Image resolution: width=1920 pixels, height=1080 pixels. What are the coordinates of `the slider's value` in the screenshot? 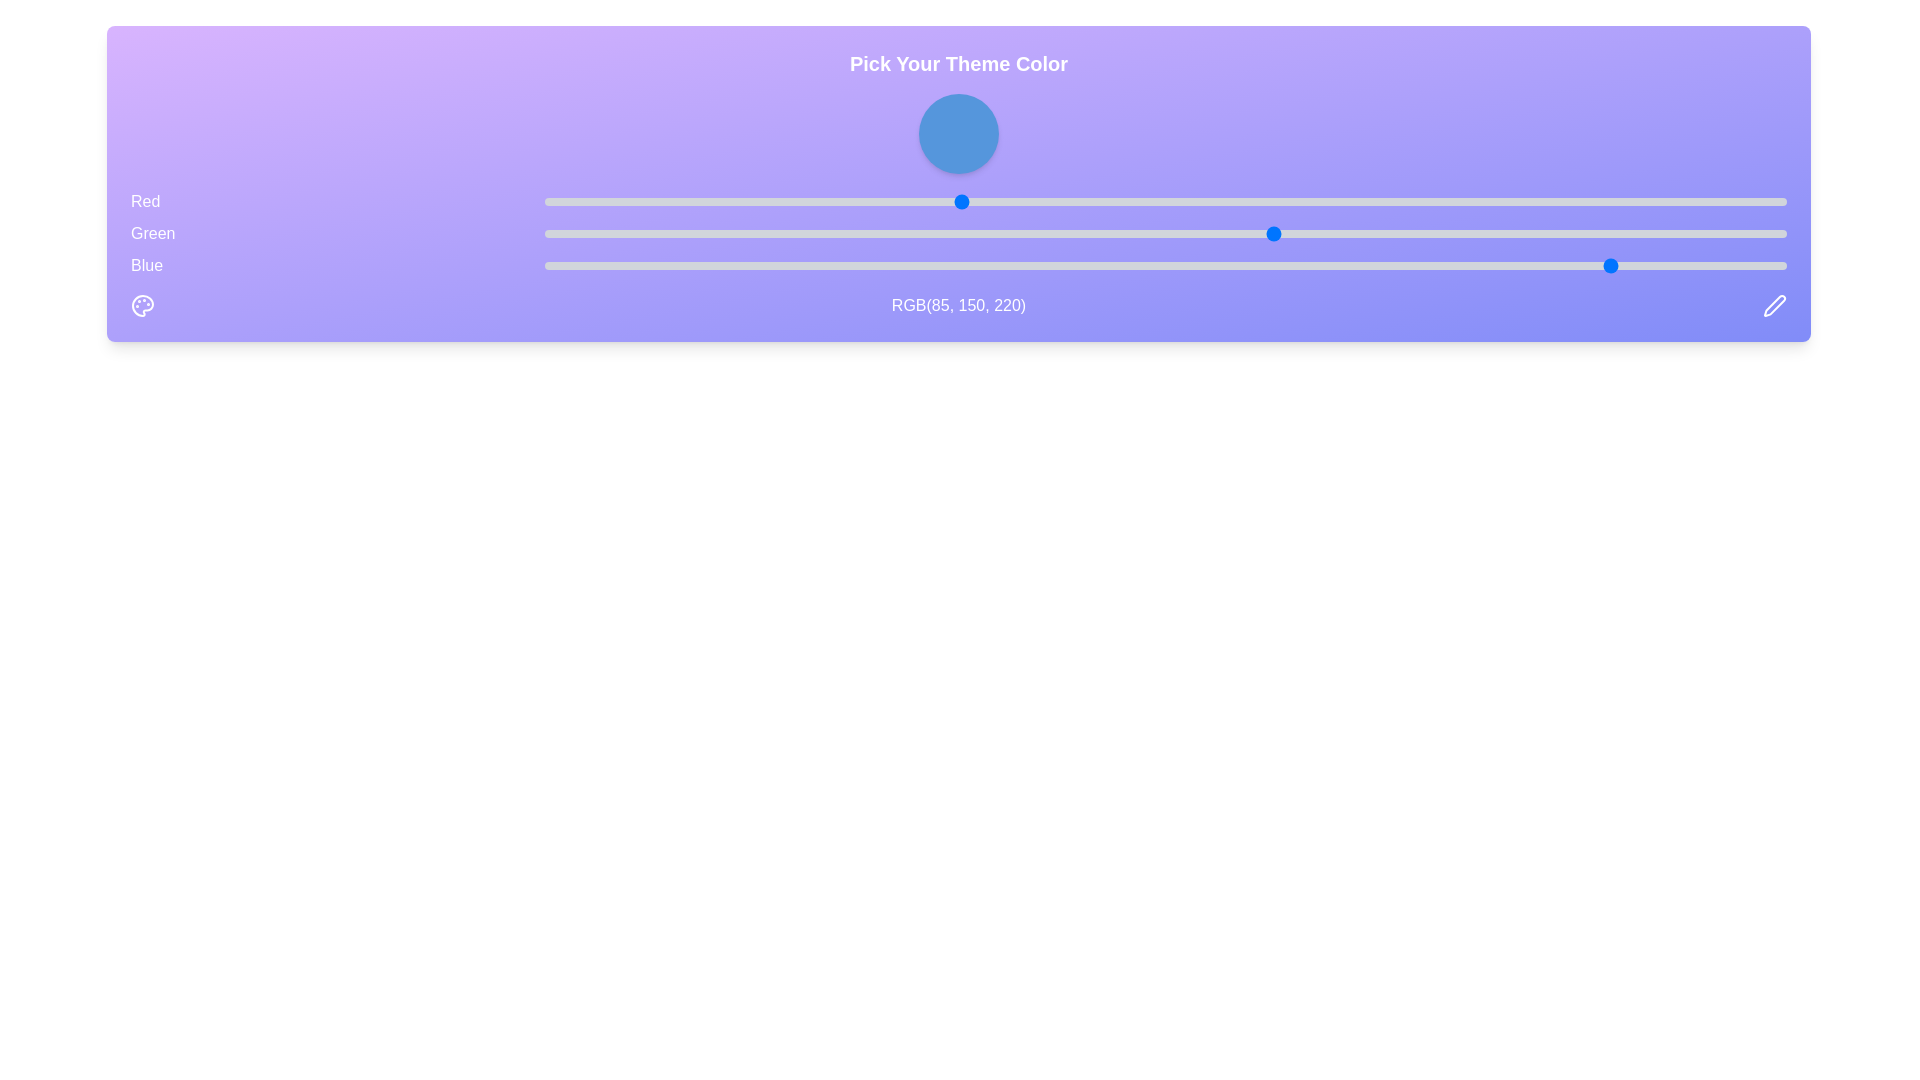 It's located at (1537, 201).